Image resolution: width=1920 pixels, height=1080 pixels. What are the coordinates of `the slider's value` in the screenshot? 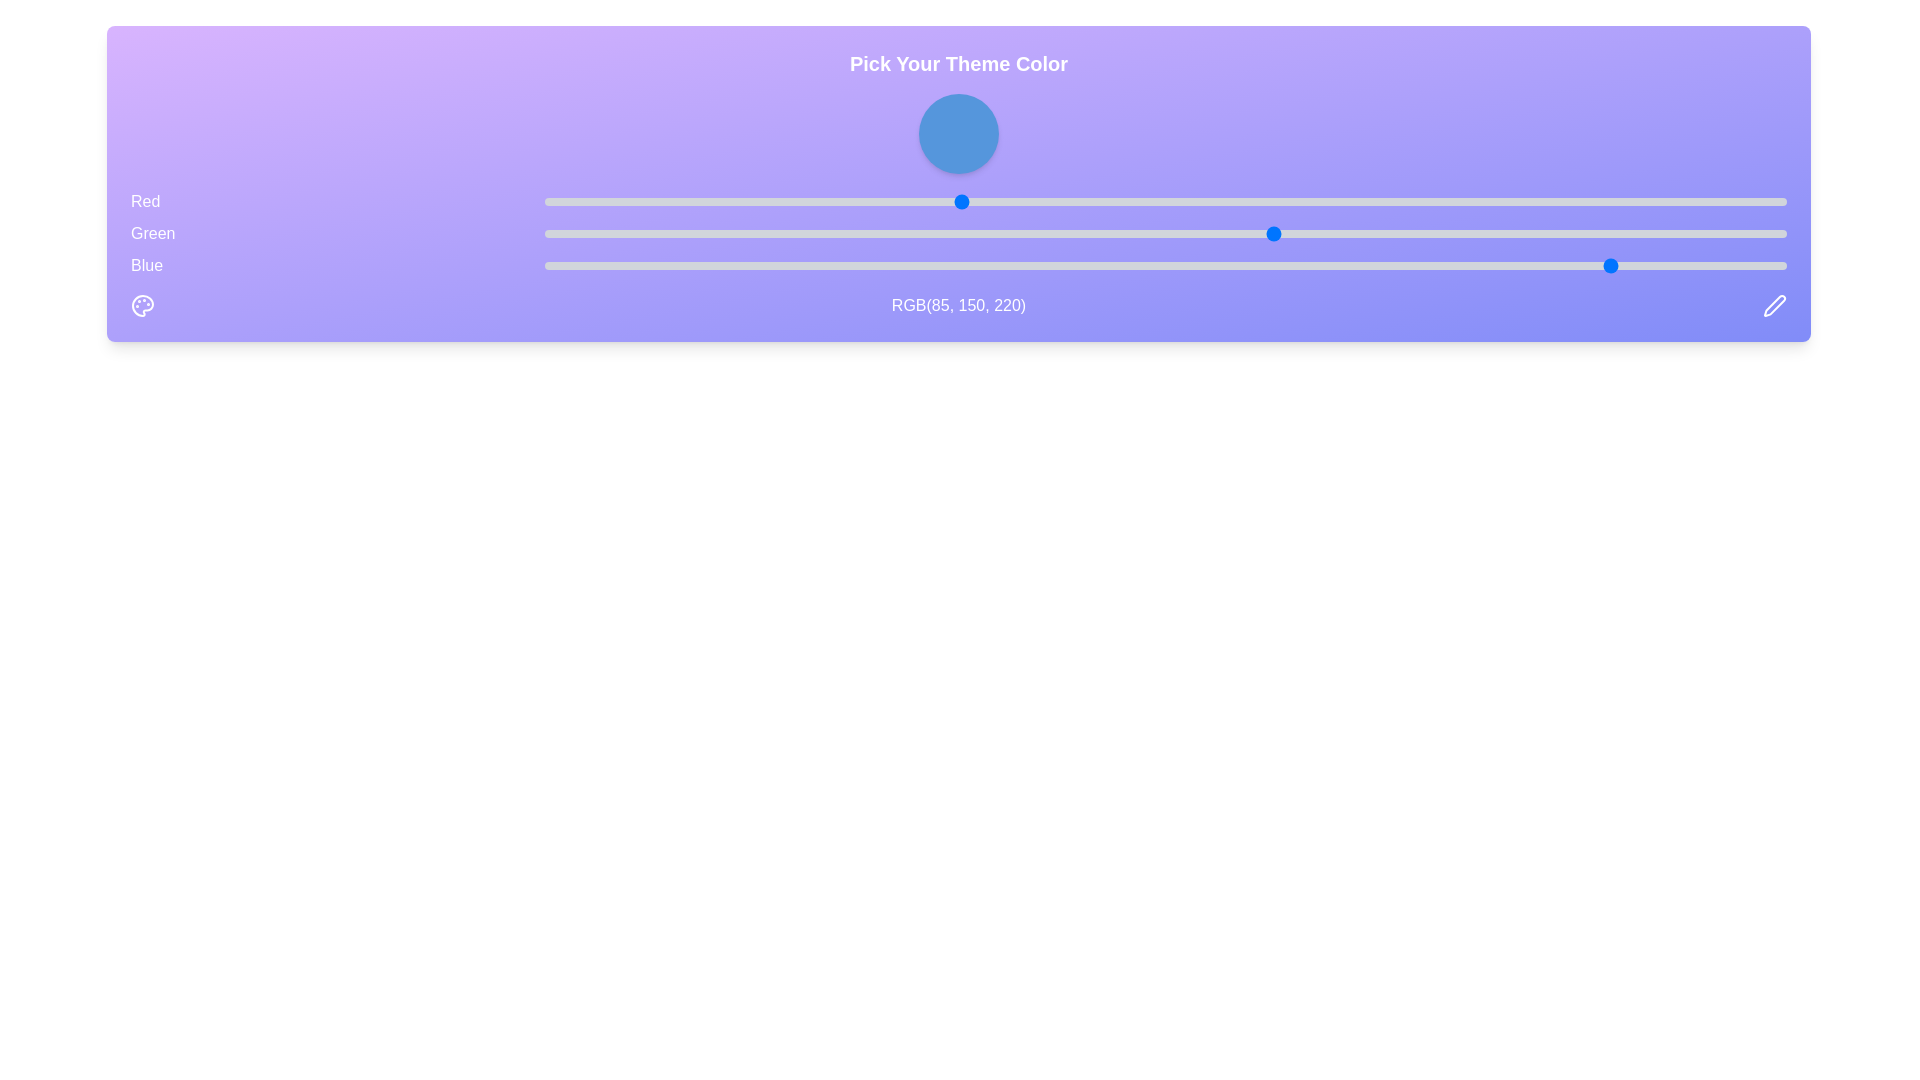 It's located at (1537, 201).